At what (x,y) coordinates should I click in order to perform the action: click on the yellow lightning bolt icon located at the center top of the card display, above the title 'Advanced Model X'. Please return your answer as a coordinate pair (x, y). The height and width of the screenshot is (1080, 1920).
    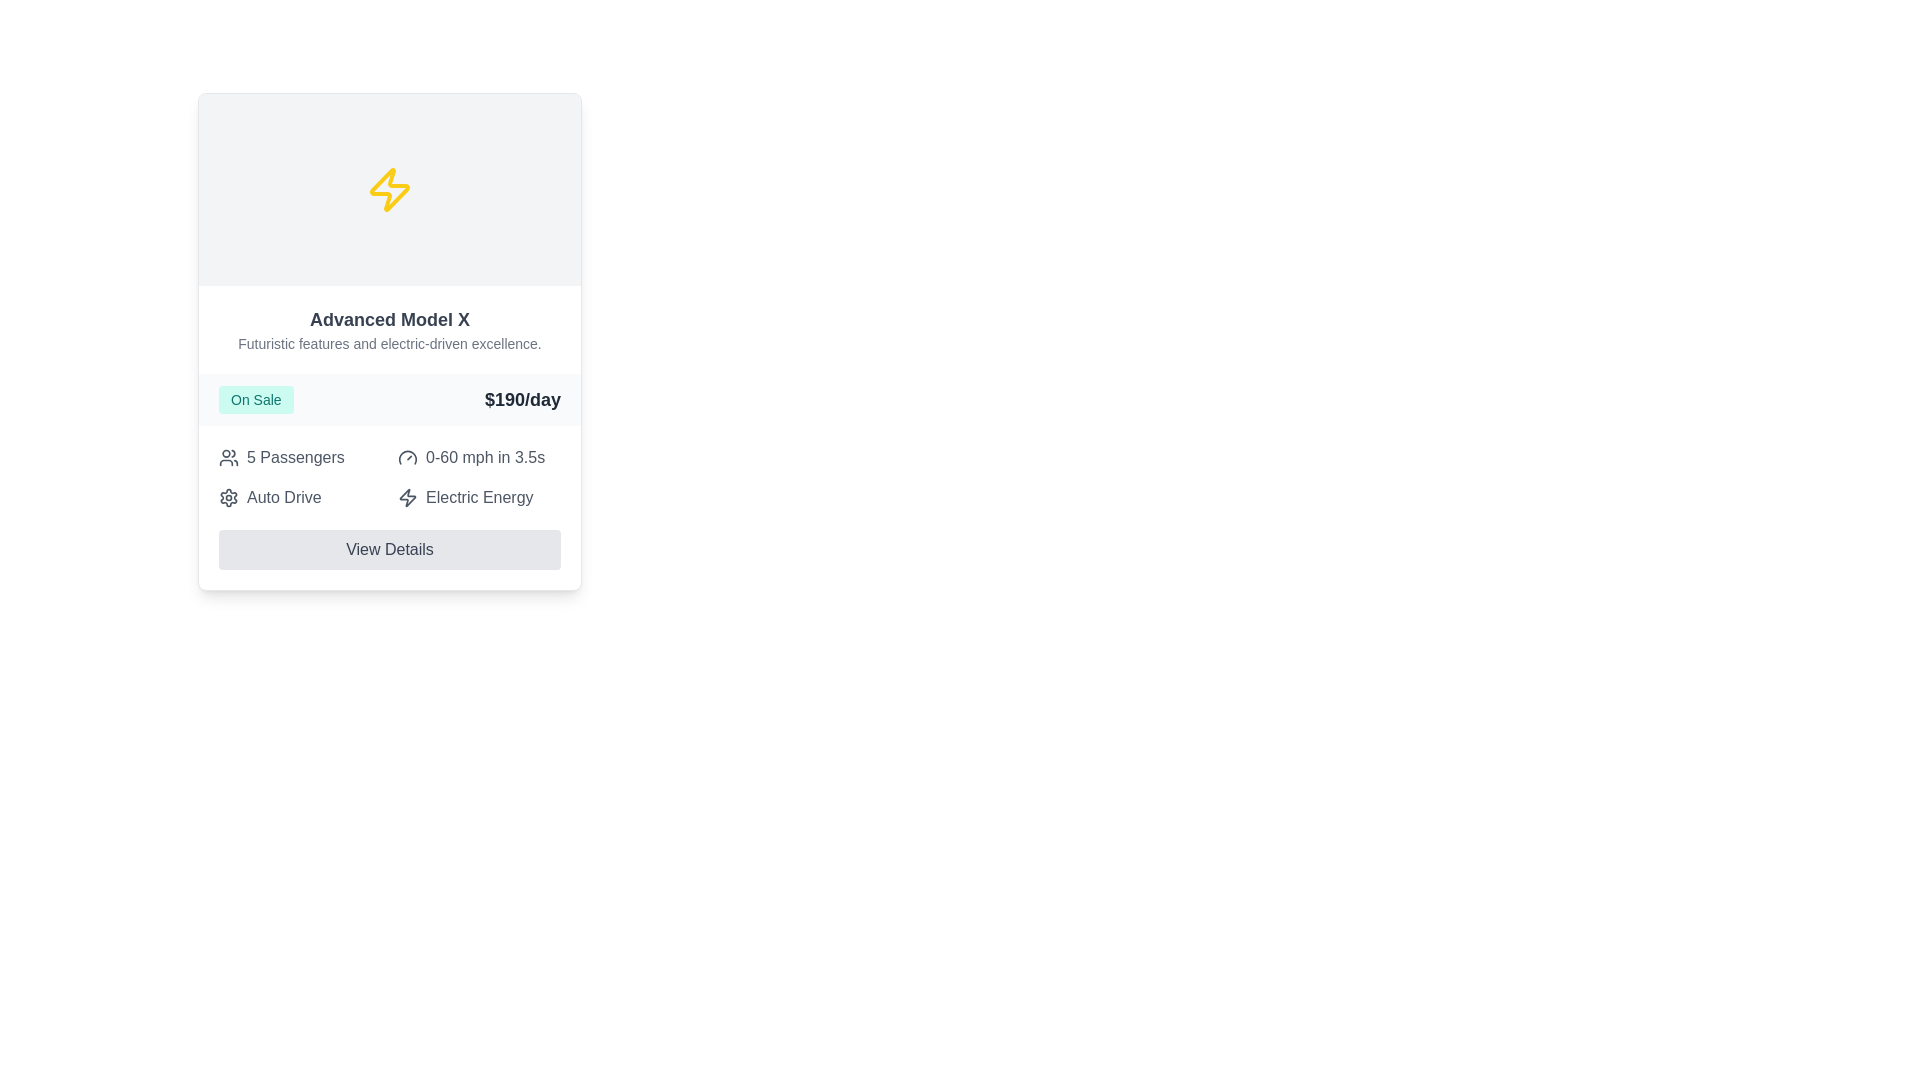
    Looking at the image, I should click on (389, 189).